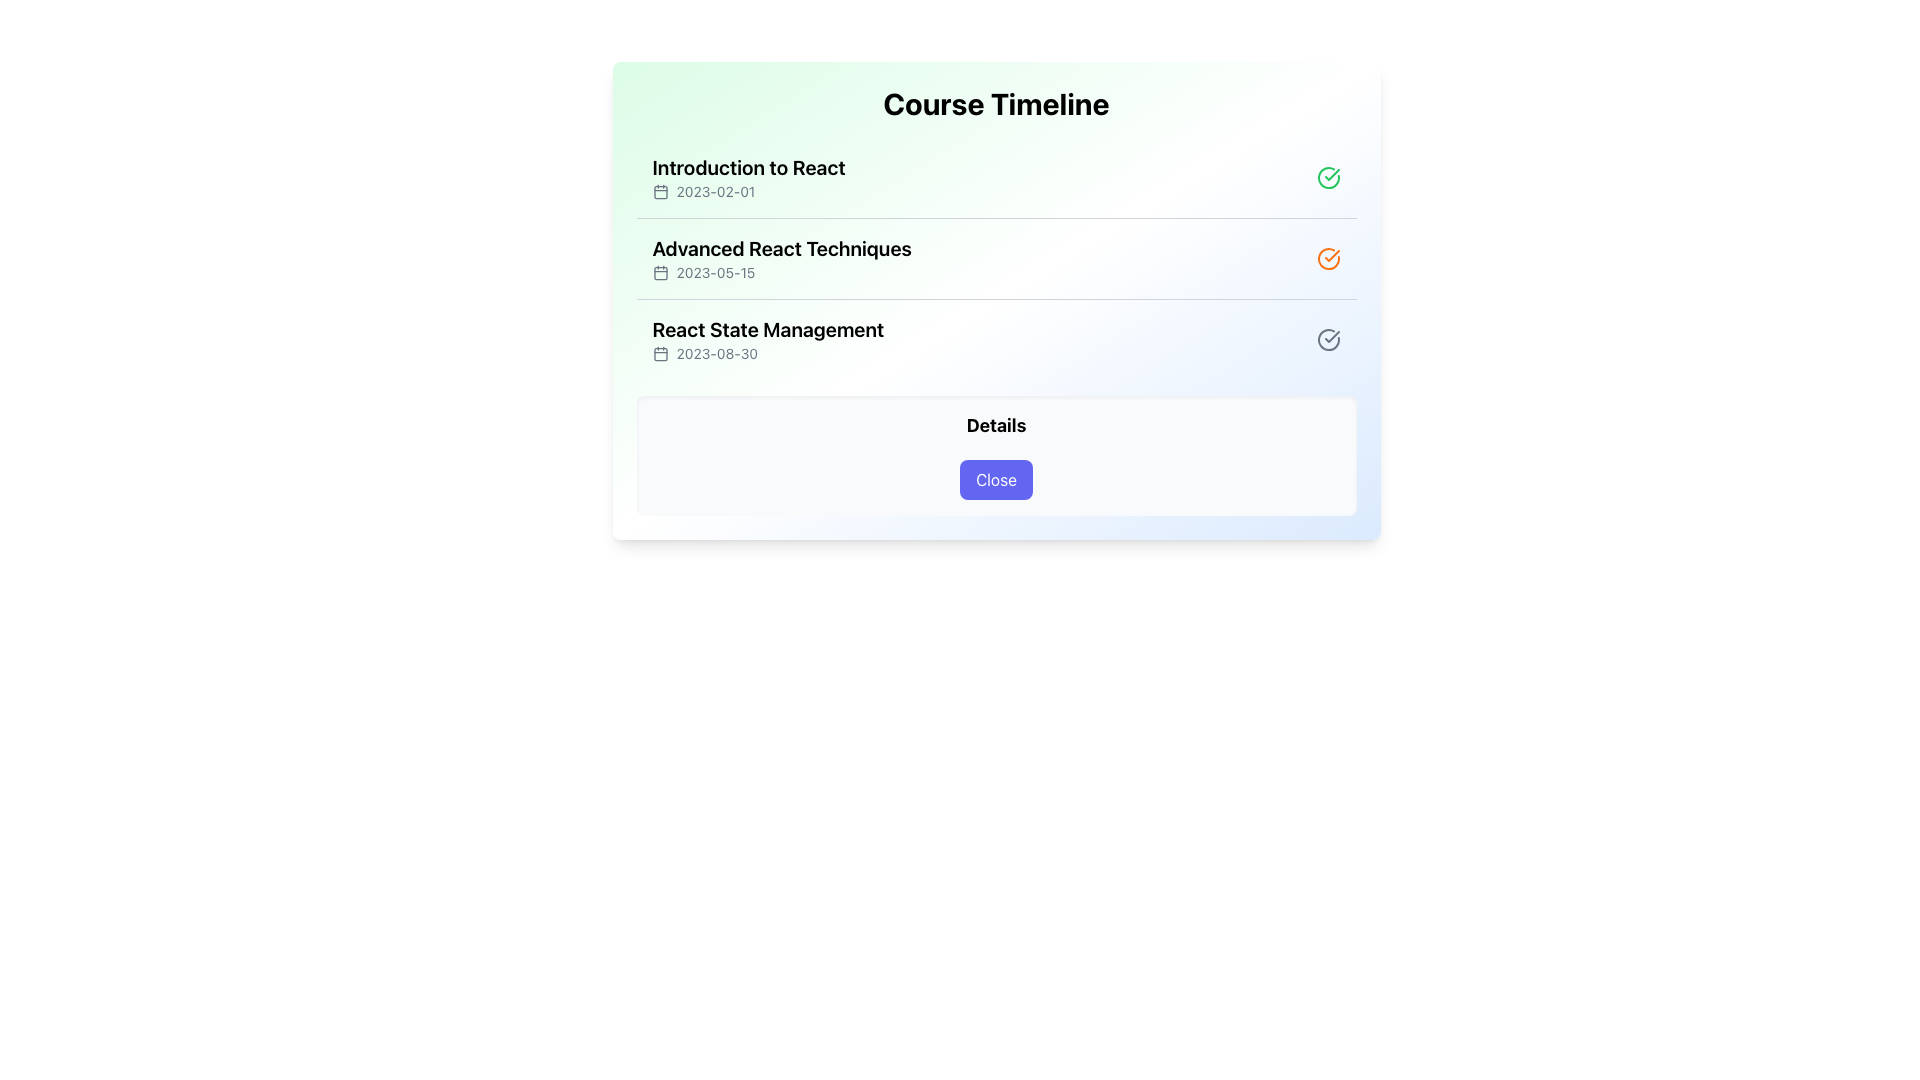 The height and width of the screenshot is (1080, 1920). What do you see at coordinates (660, 192) in the screenshot?
I see `the calendar icon located to the left of the date text '2023-02-01' in the first list item of the timeline interface` at bounding box center [660, 192].